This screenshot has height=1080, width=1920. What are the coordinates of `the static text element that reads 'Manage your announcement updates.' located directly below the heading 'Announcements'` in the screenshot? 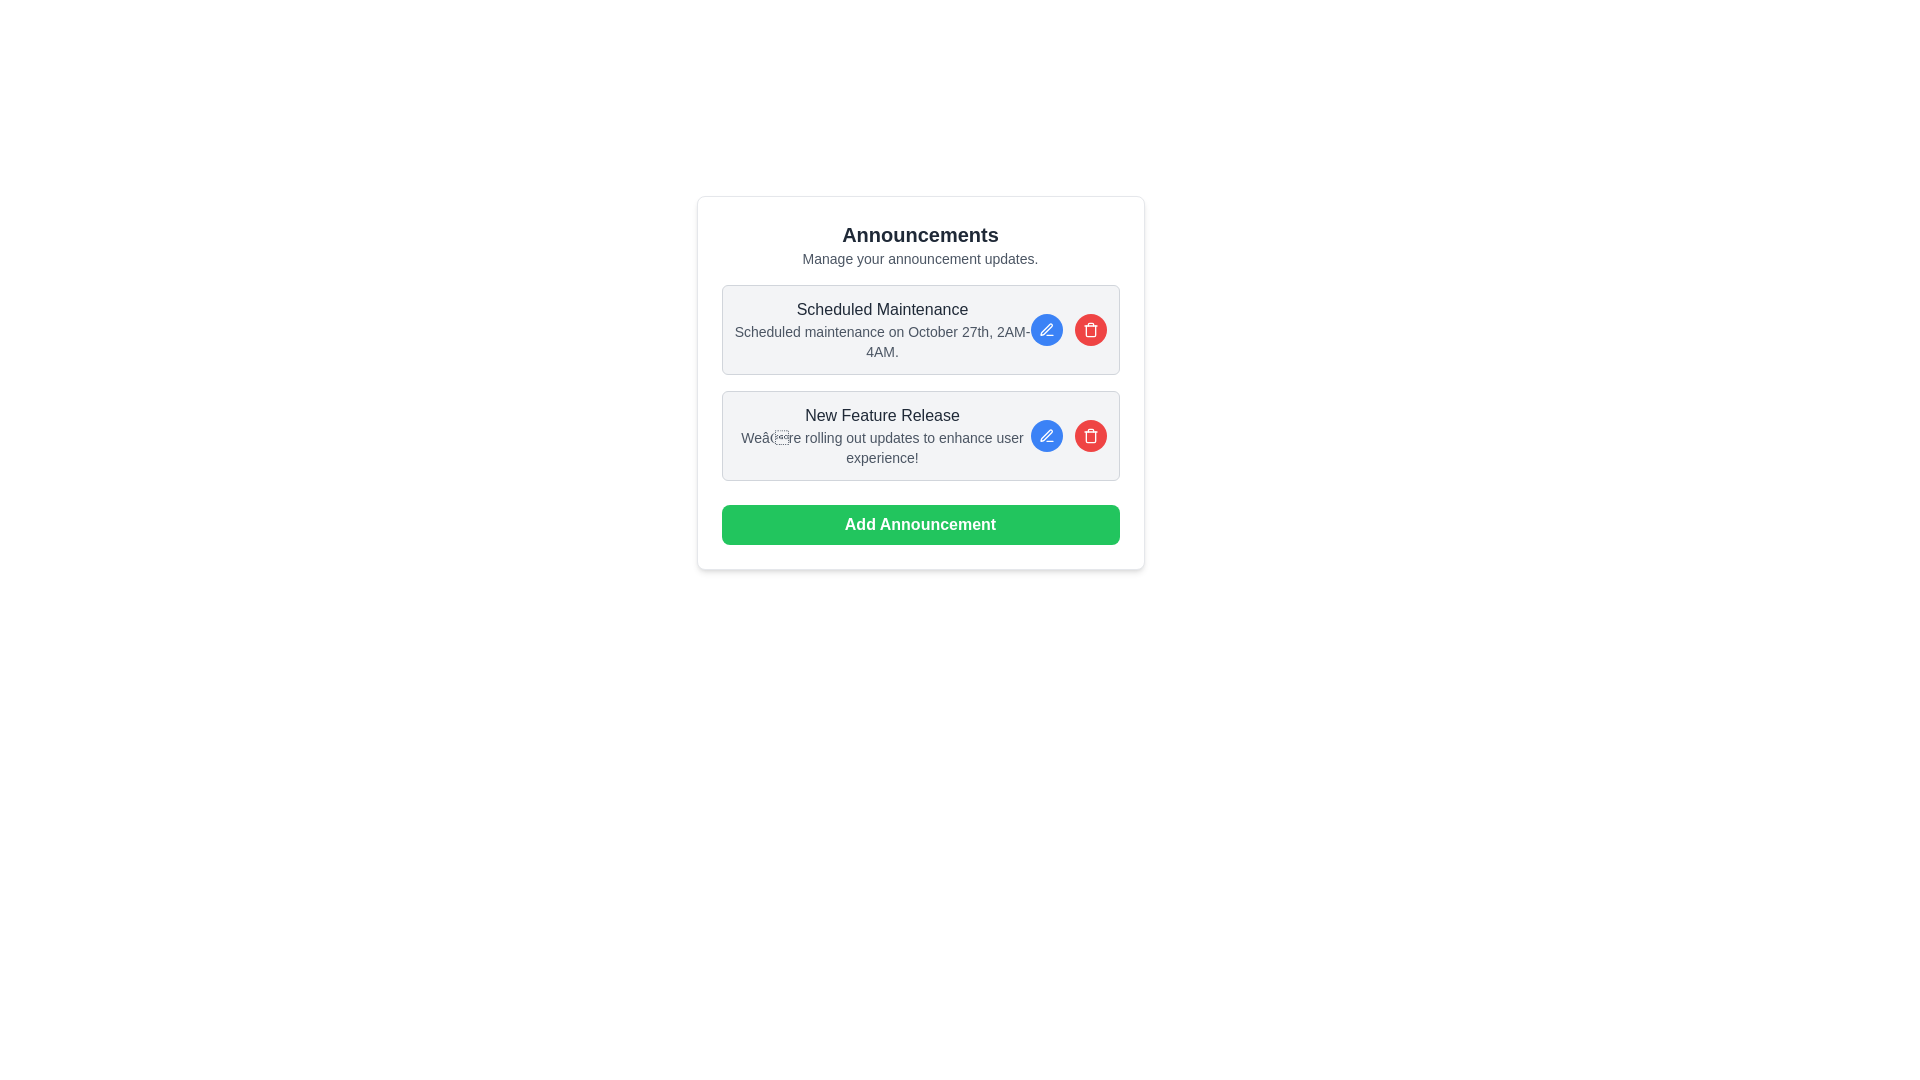 It's located at (919, 257).